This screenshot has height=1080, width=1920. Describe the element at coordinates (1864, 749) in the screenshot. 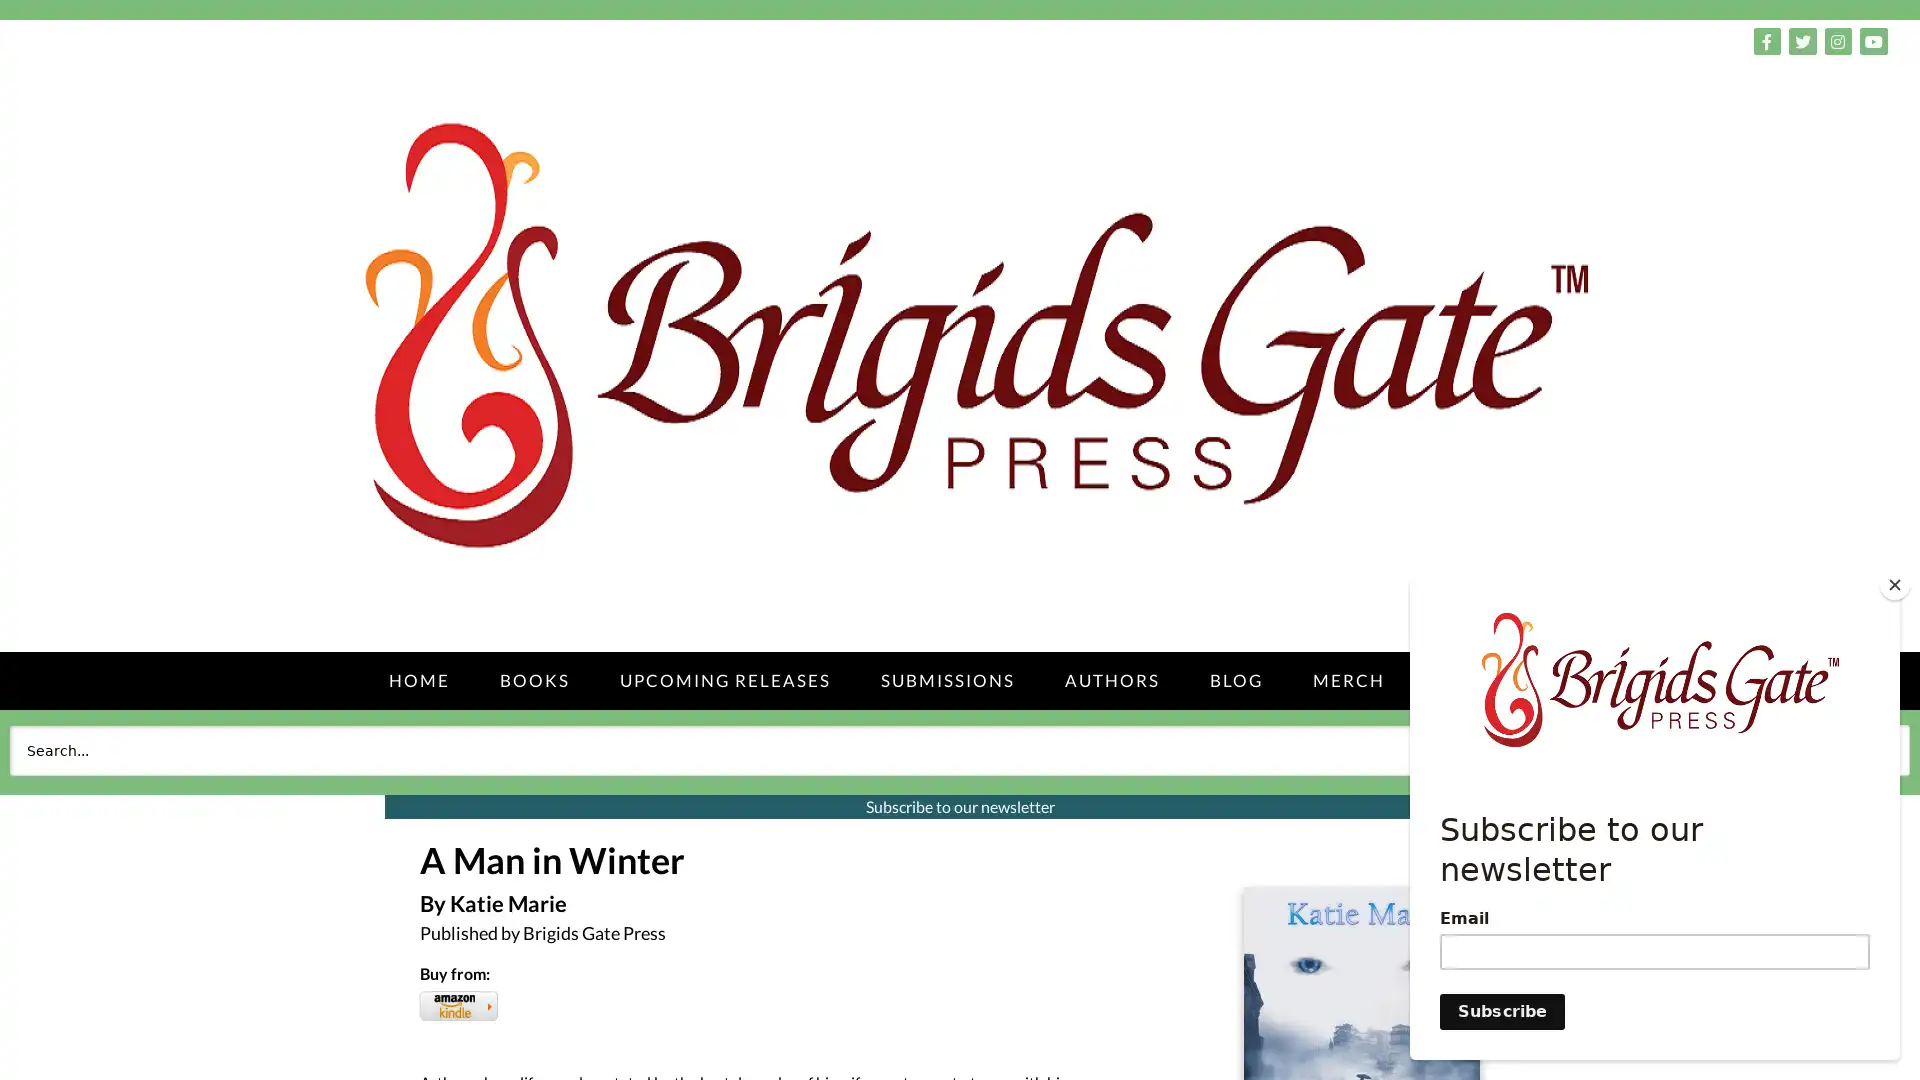

I see `Search` at that location.